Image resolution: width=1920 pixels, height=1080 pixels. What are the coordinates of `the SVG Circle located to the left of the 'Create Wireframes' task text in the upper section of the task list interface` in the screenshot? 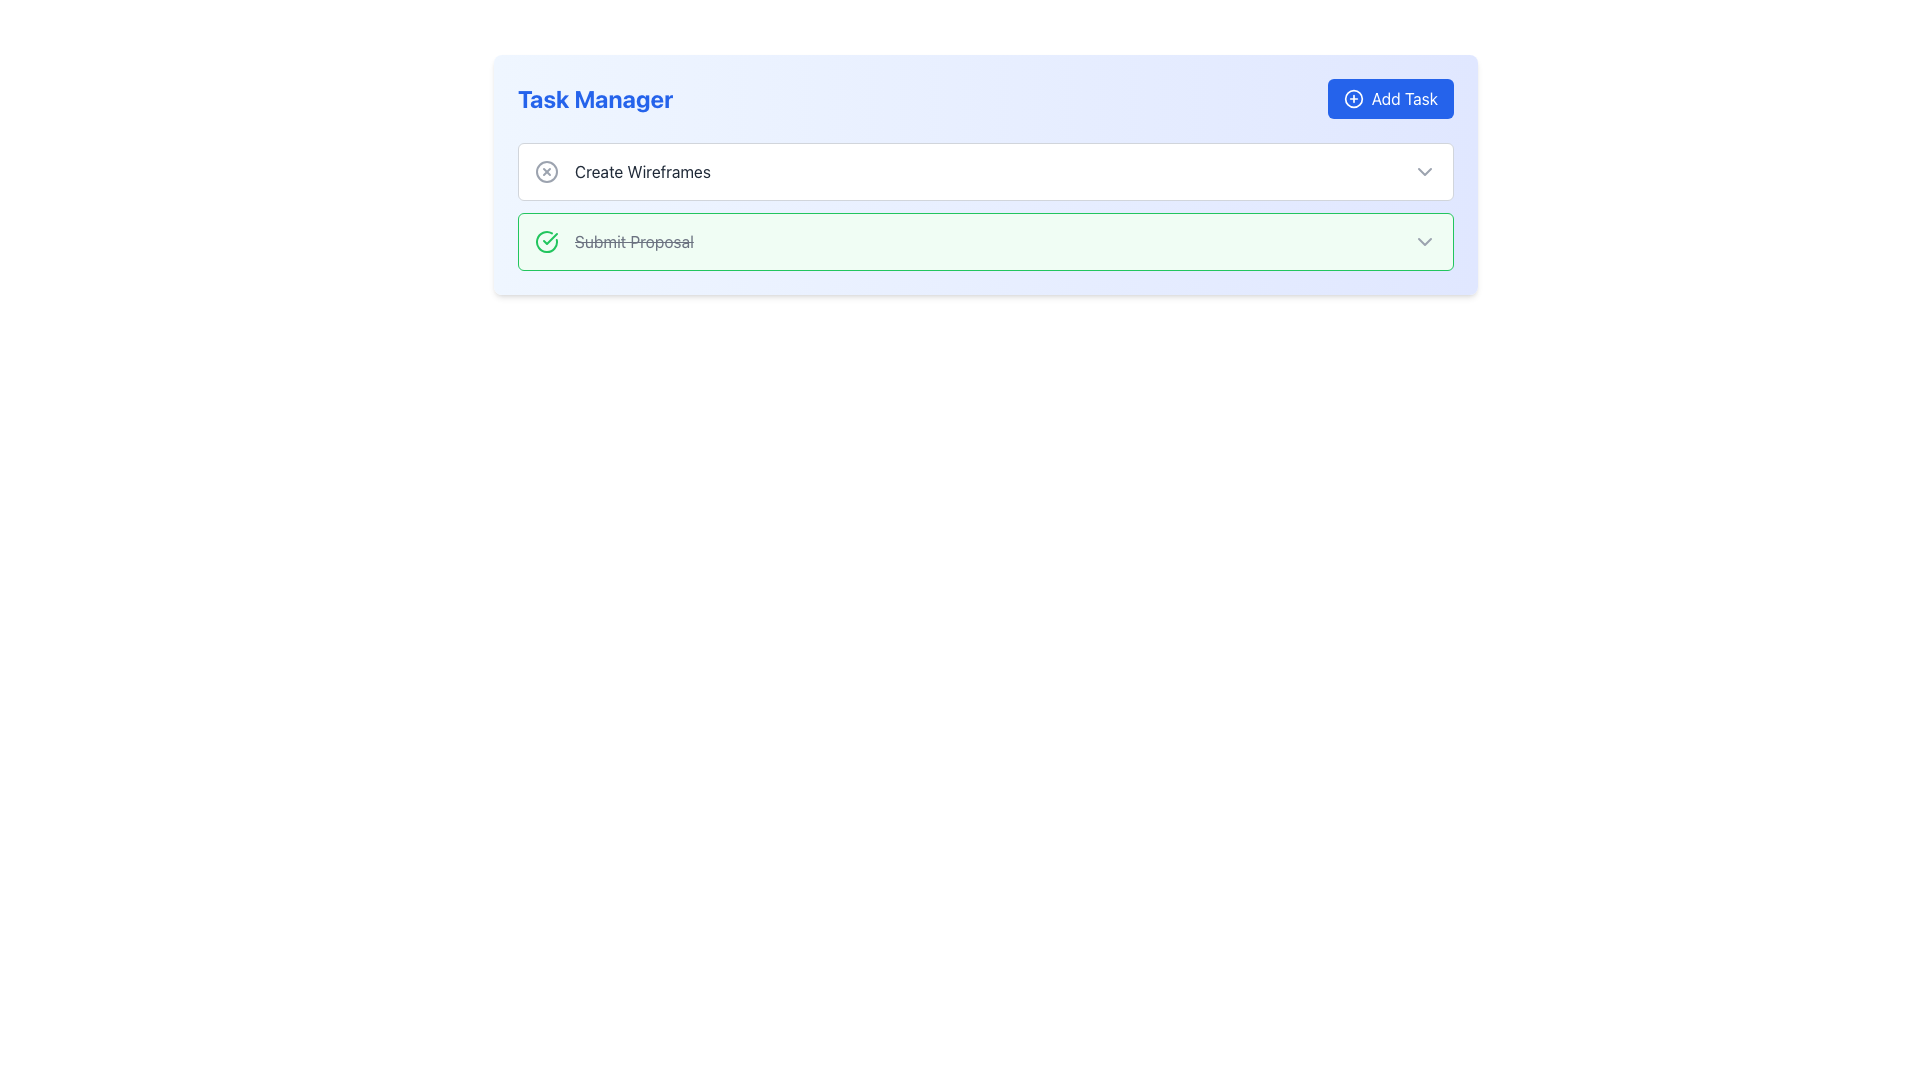 It's located at (547, 171).